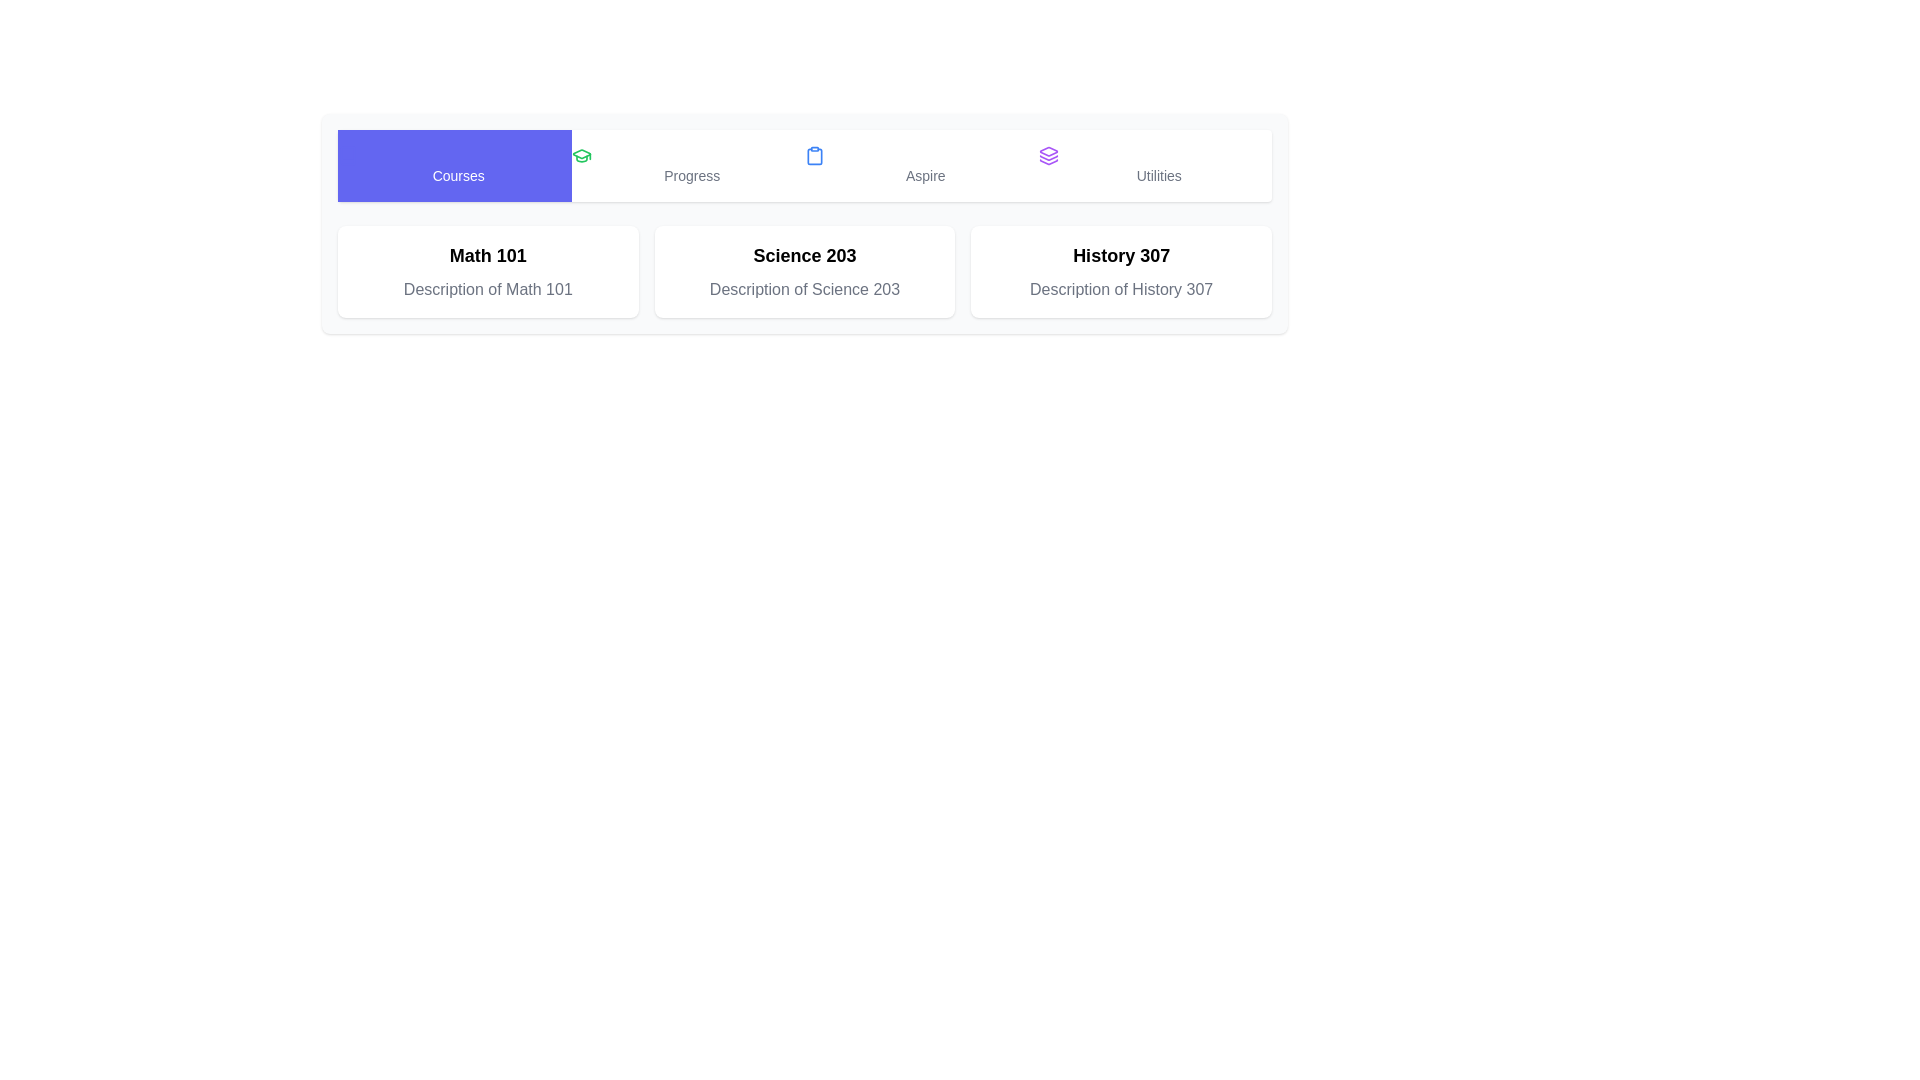 Image resolution: width=1920 pixels, height=1080 pixels. I want to click on the Informational card titled 'History 307' which is the third card in a grid layout, located on the far-right with centered text and a white background, so click(1121, 272).